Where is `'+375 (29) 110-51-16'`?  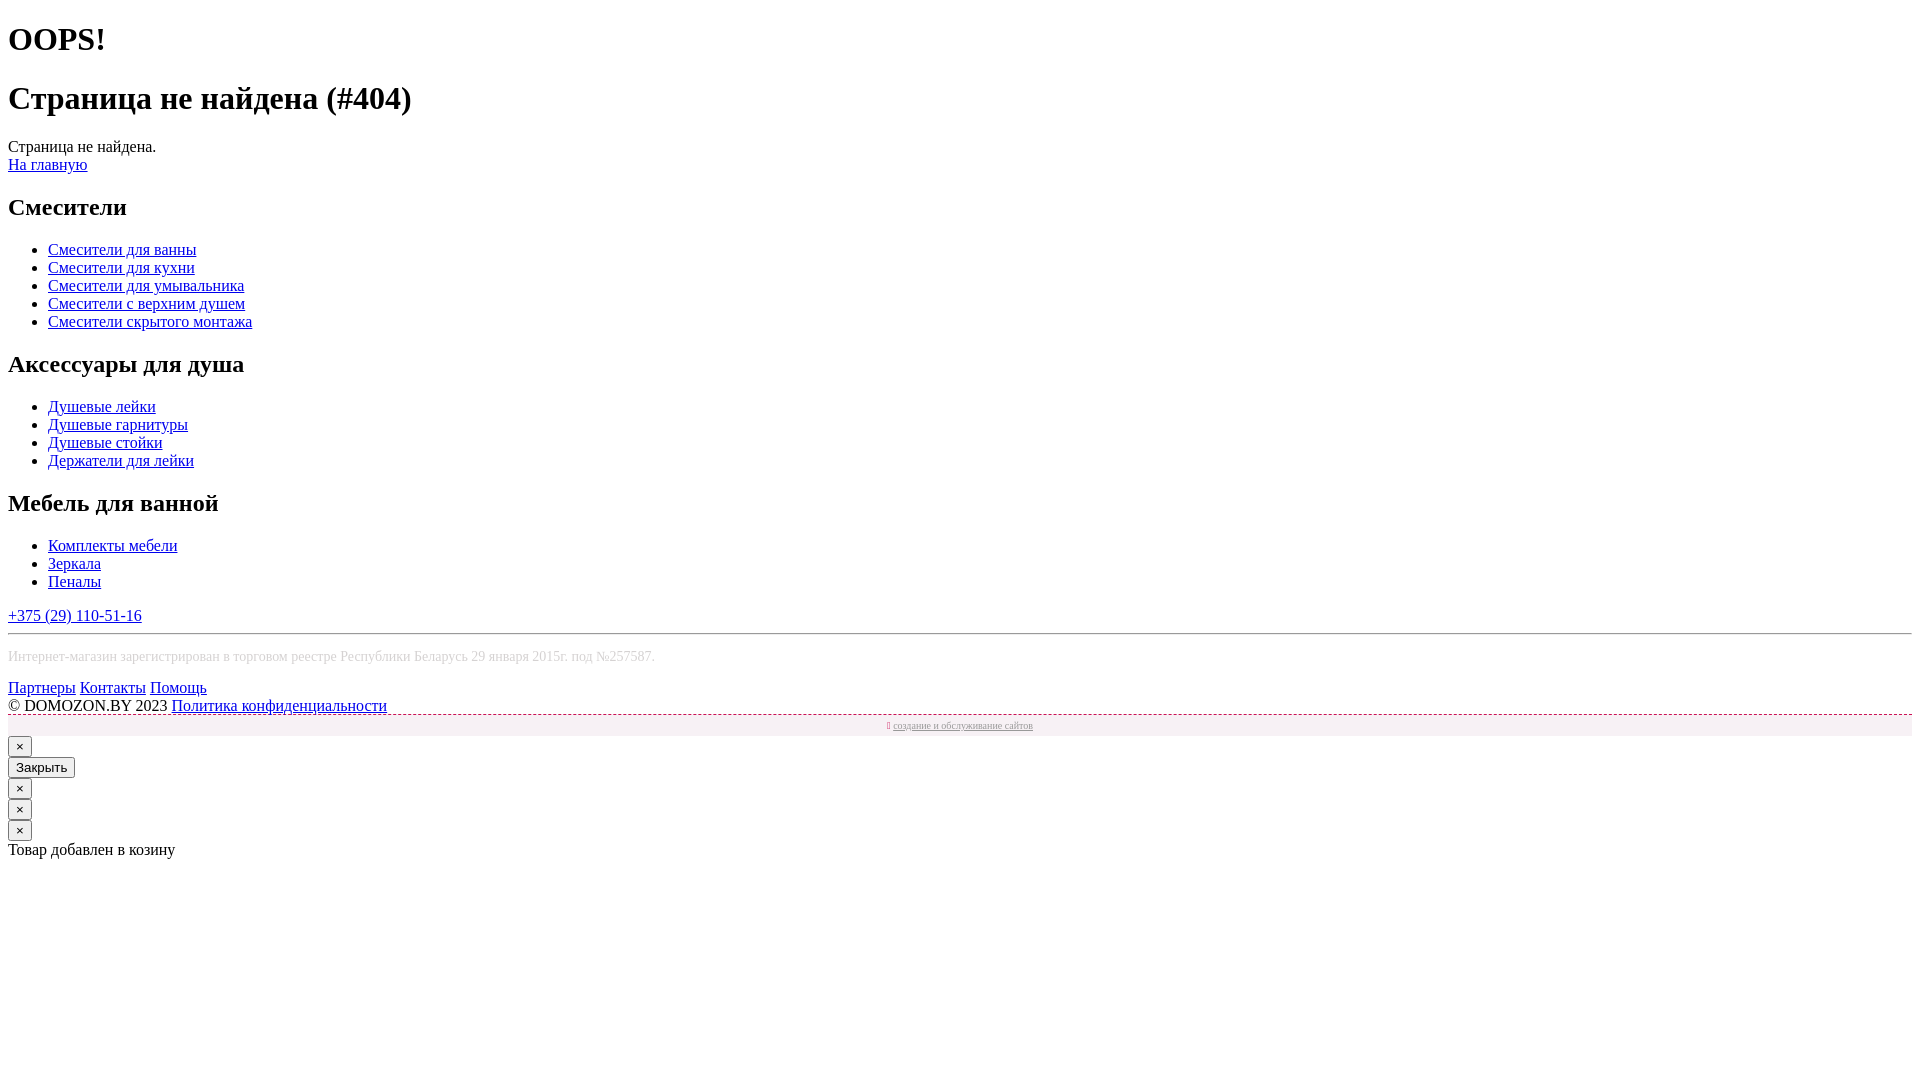
'+375 (29) 110-51-16' is located at coordinates (75, 614).